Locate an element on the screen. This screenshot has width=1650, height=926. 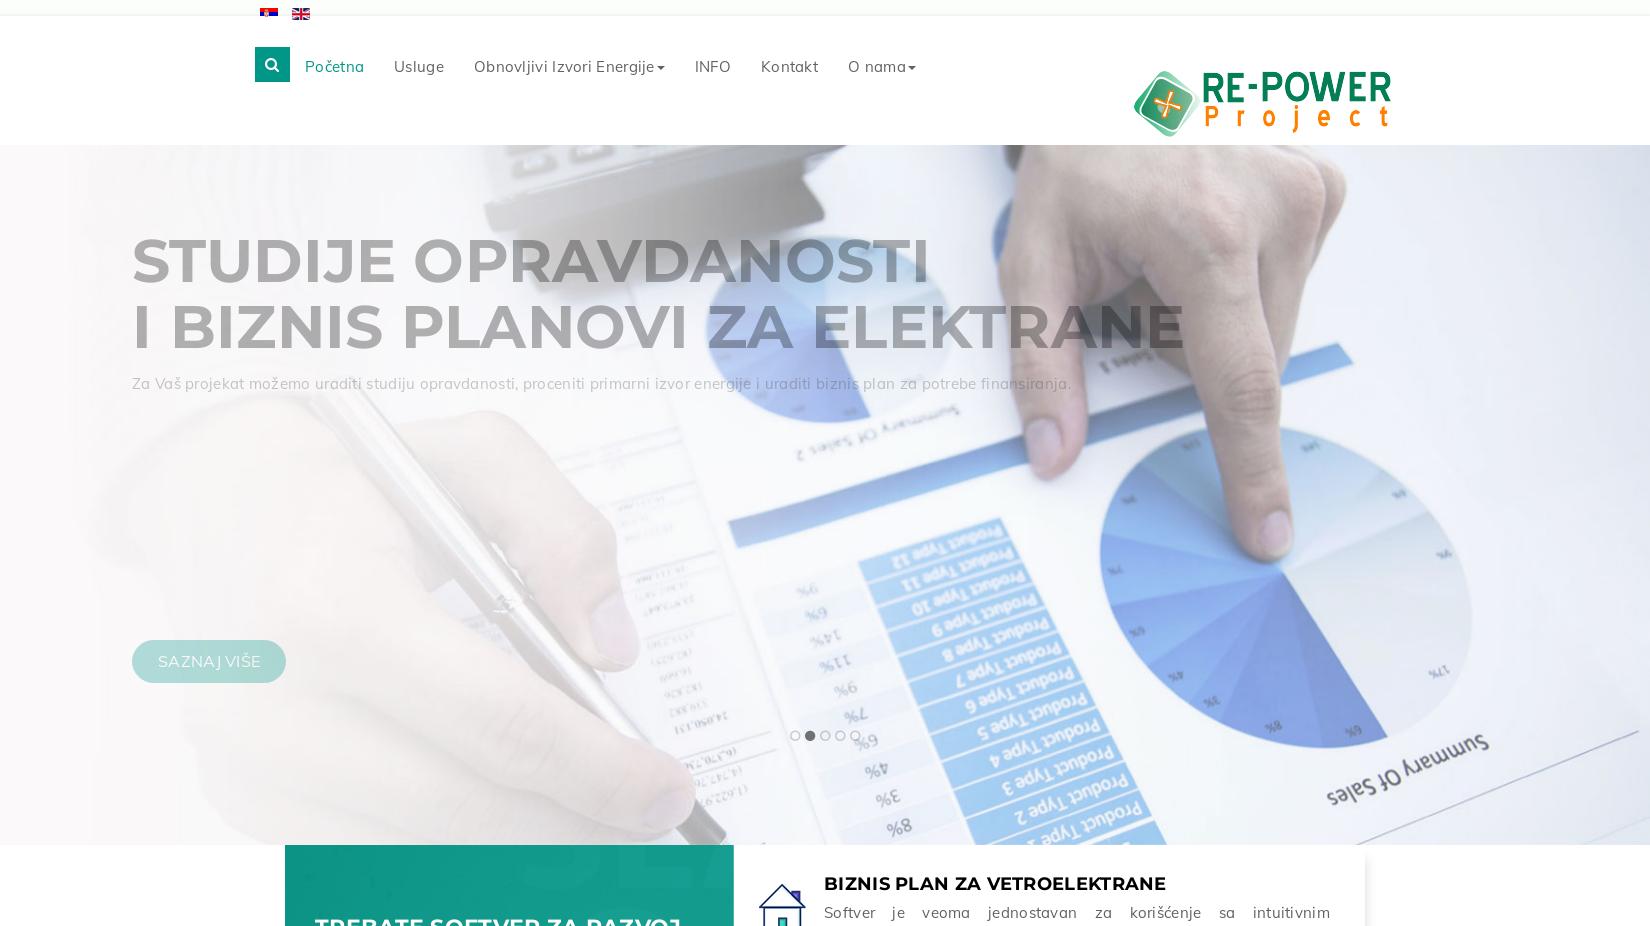
'Projektno-tehnička dokumentacija' is located at coordinates (132, 354).